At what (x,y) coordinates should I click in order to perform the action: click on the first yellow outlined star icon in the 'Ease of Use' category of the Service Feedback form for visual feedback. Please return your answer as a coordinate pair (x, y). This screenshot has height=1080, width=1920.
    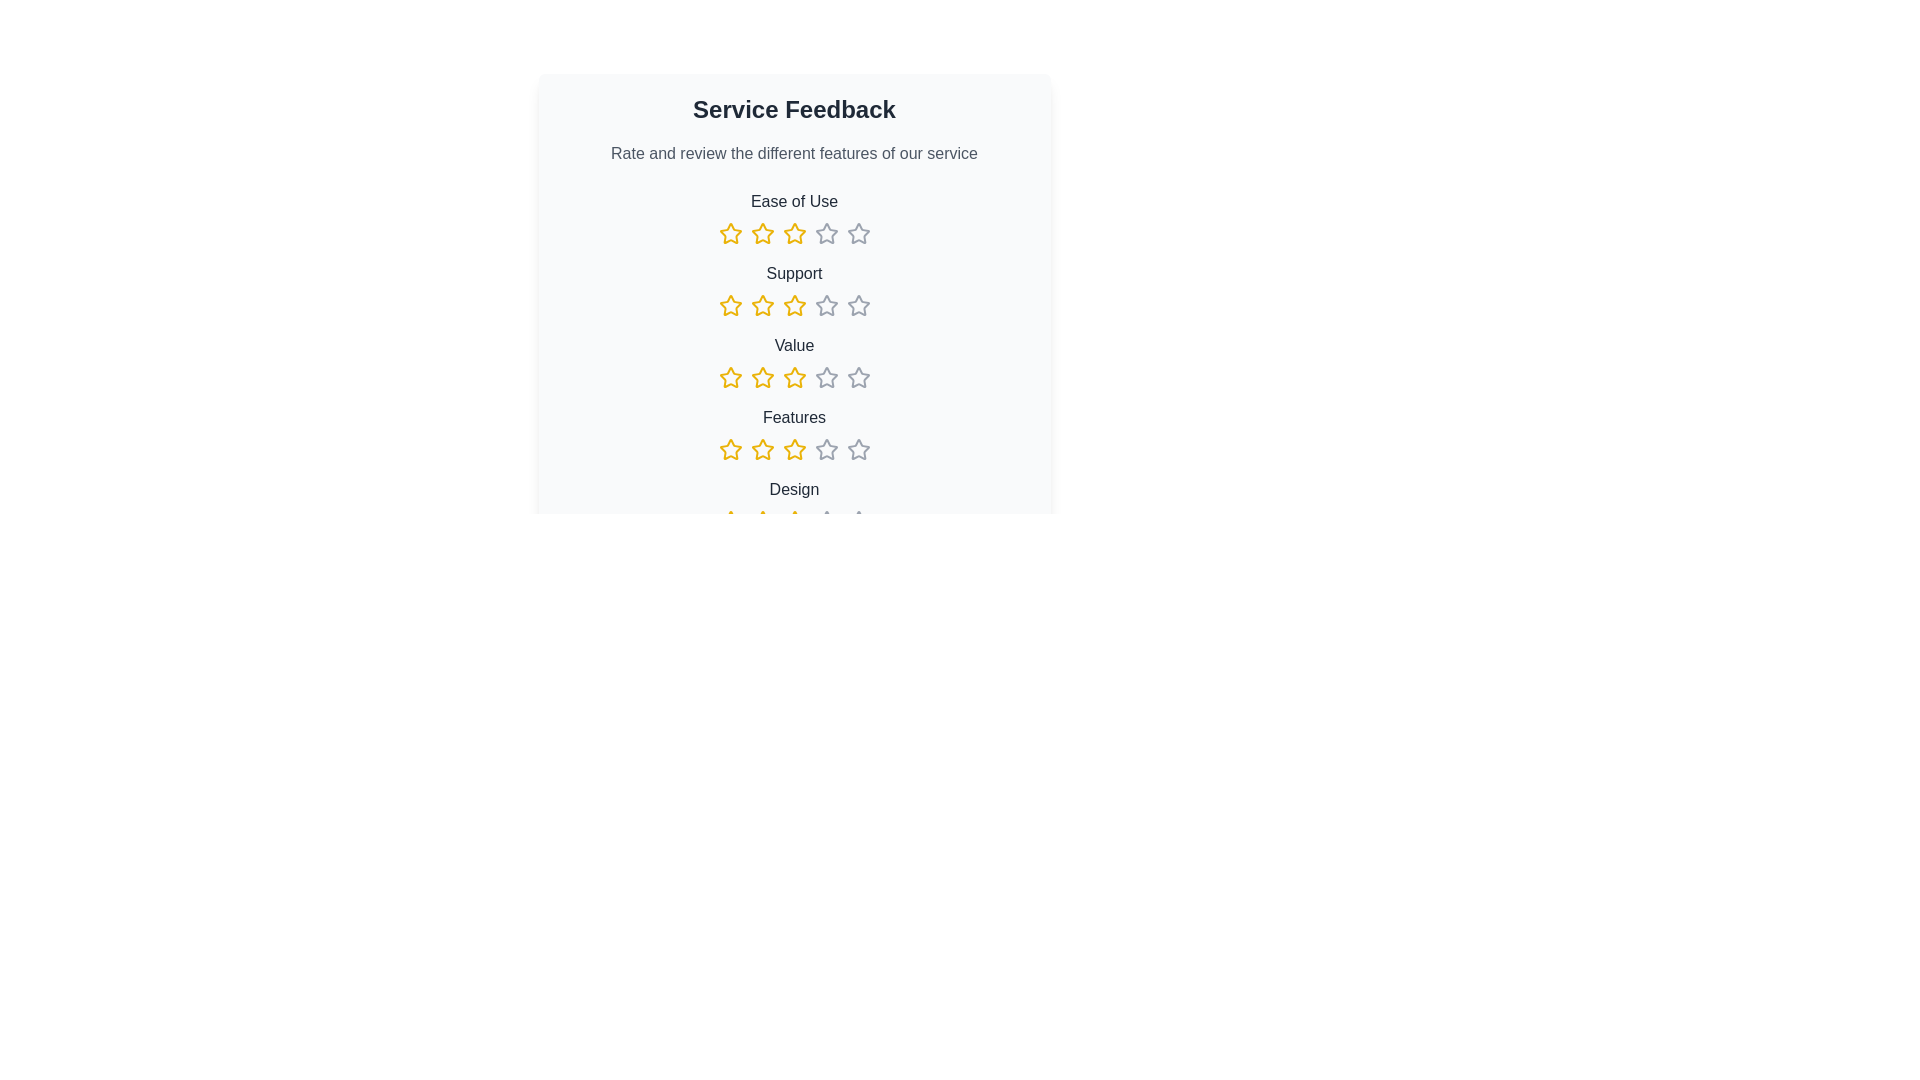
    Looking at the image, I should click on (729, 232).